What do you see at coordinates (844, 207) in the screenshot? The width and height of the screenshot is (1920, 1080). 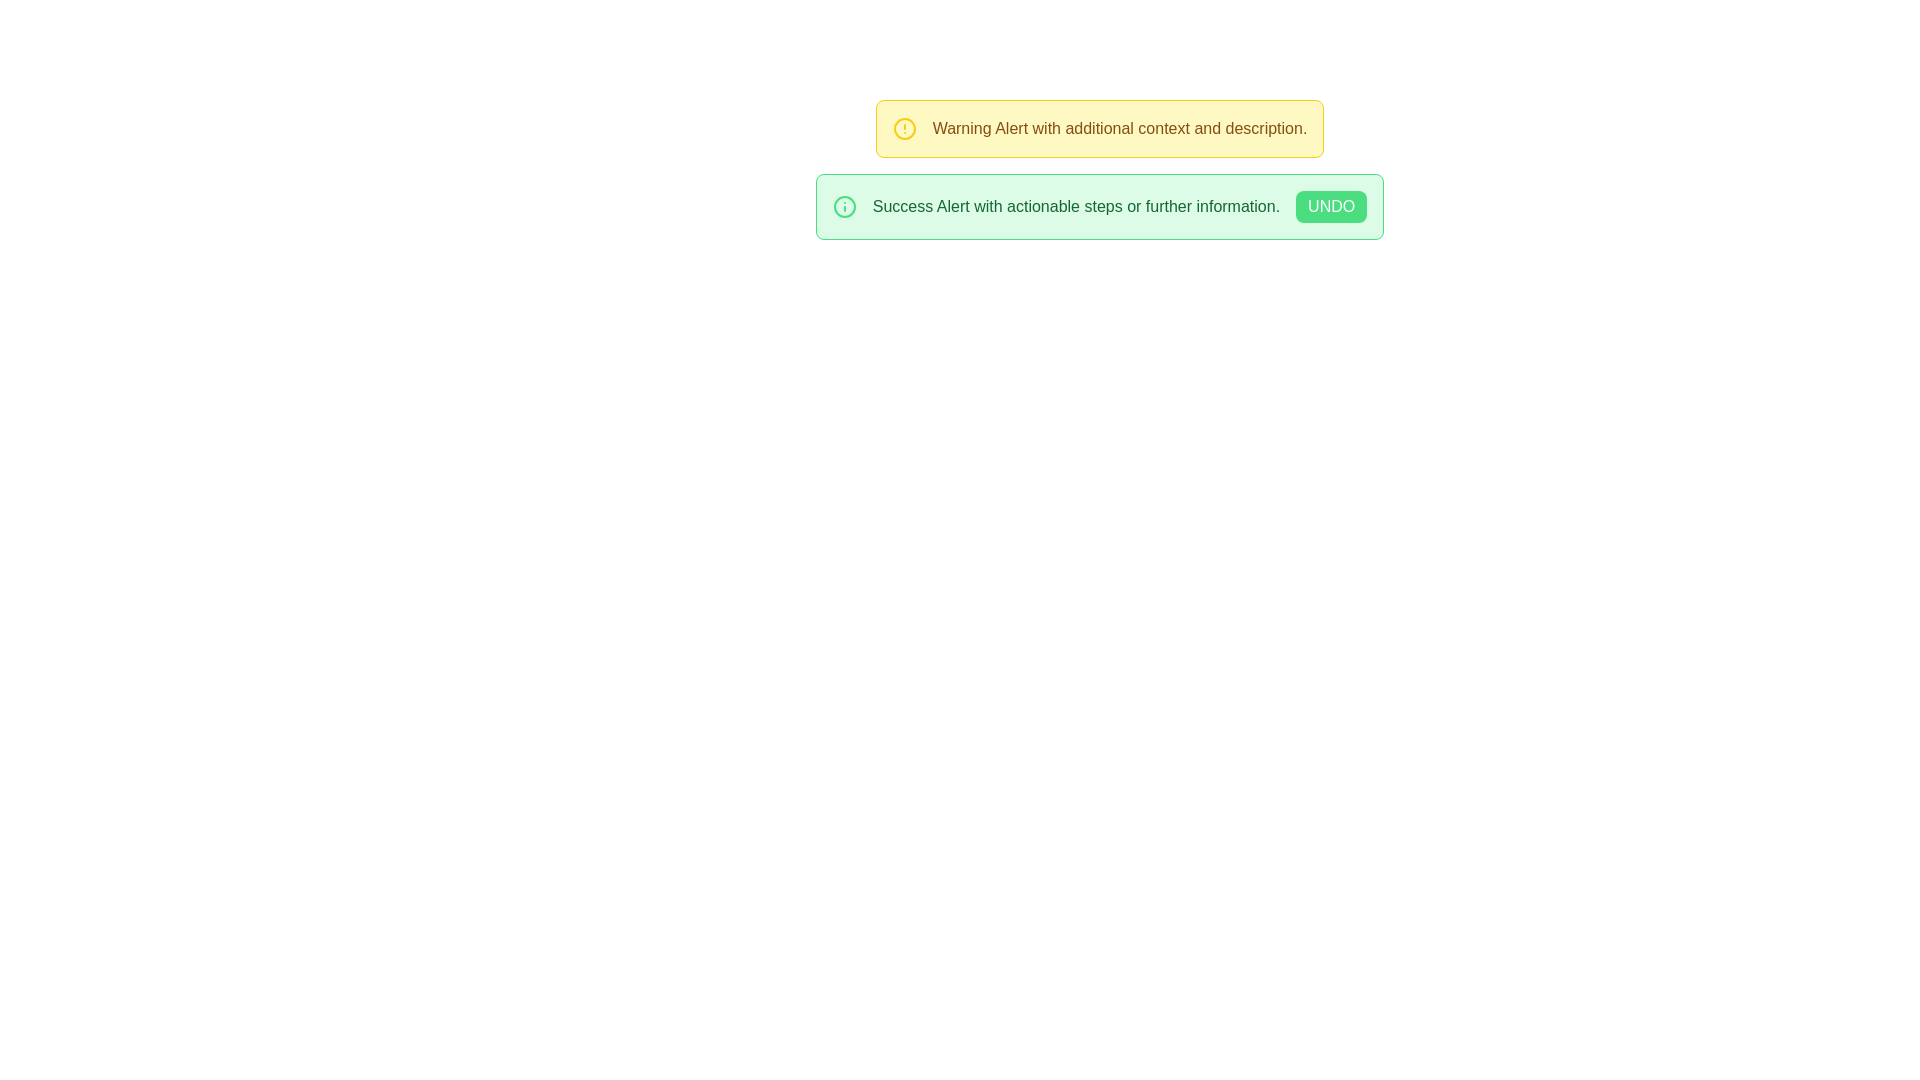 I see `the graphical icon component (circle) indicating success status located in the left portion of the success message alert` at bounding box center [844, 207].